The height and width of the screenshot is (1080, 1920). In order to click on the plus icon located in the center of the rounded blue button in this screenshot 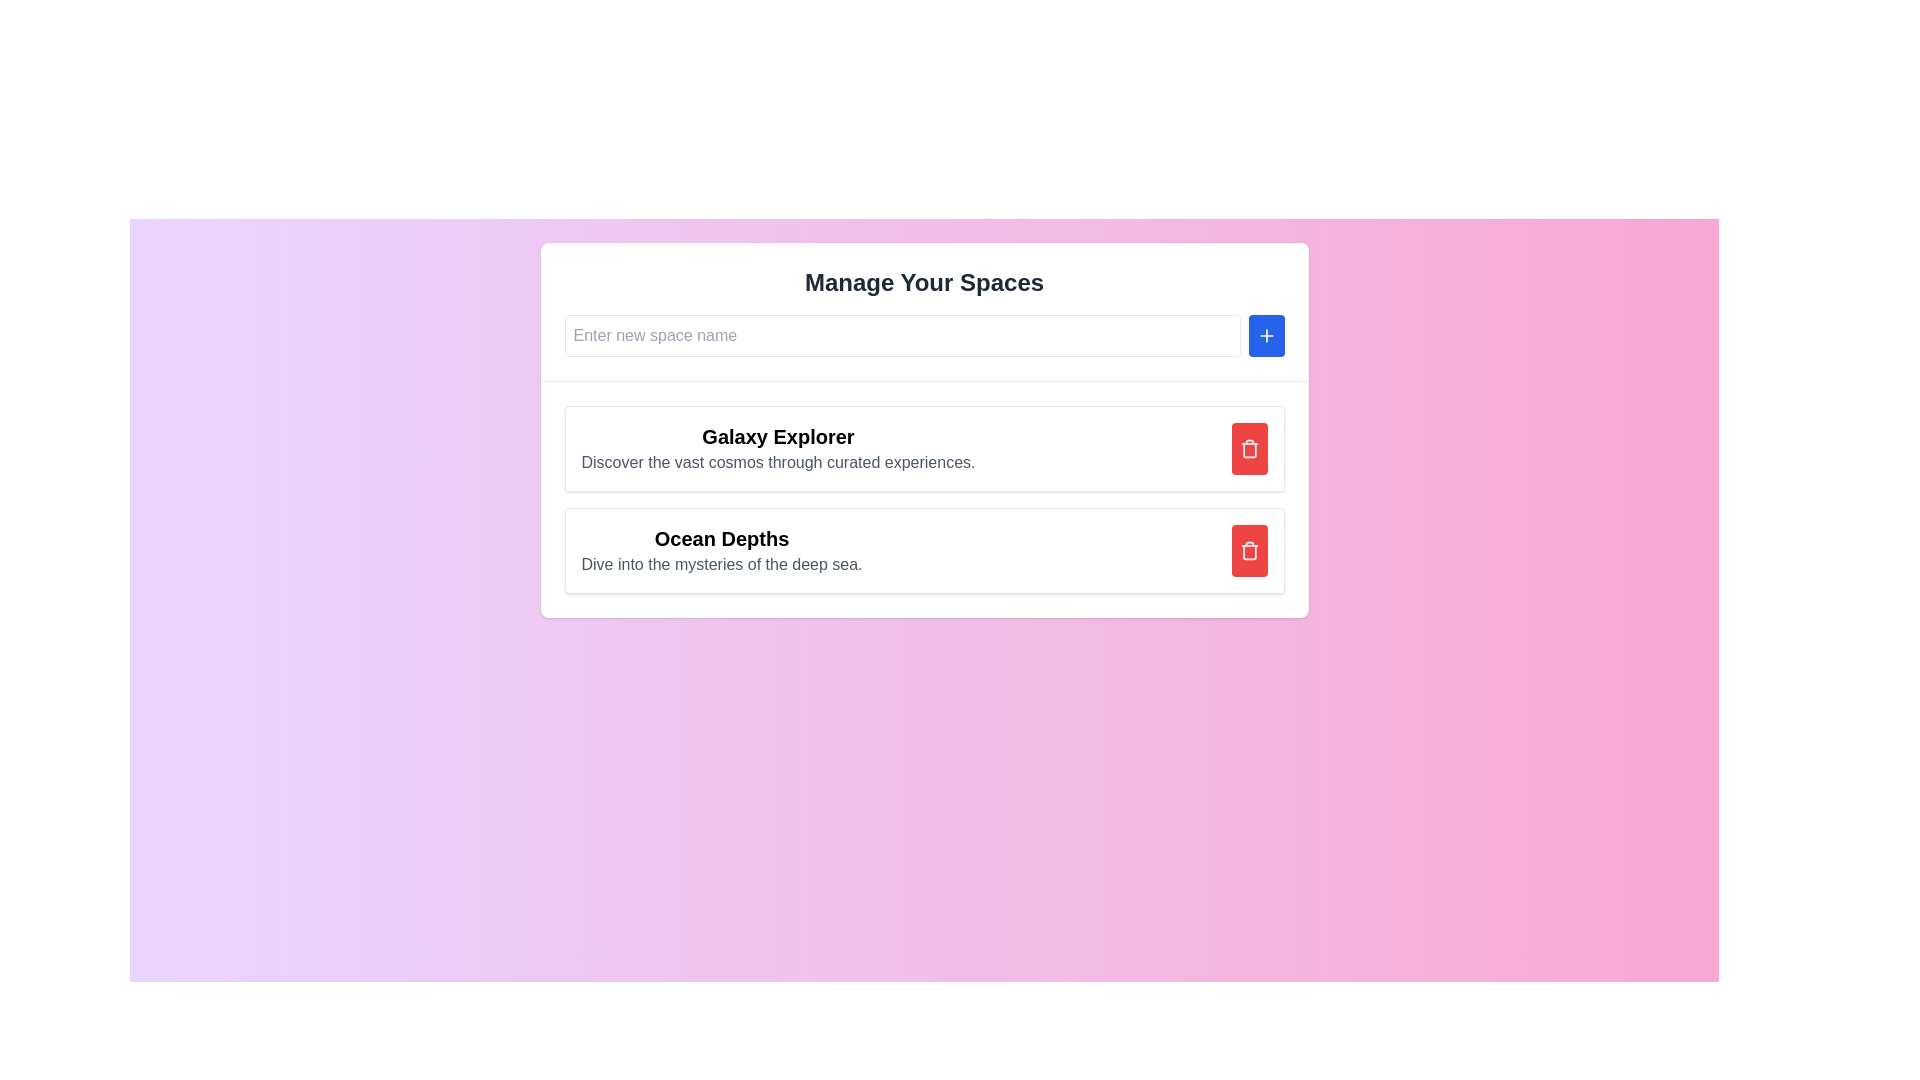, I will do `click(1265, 334)`.